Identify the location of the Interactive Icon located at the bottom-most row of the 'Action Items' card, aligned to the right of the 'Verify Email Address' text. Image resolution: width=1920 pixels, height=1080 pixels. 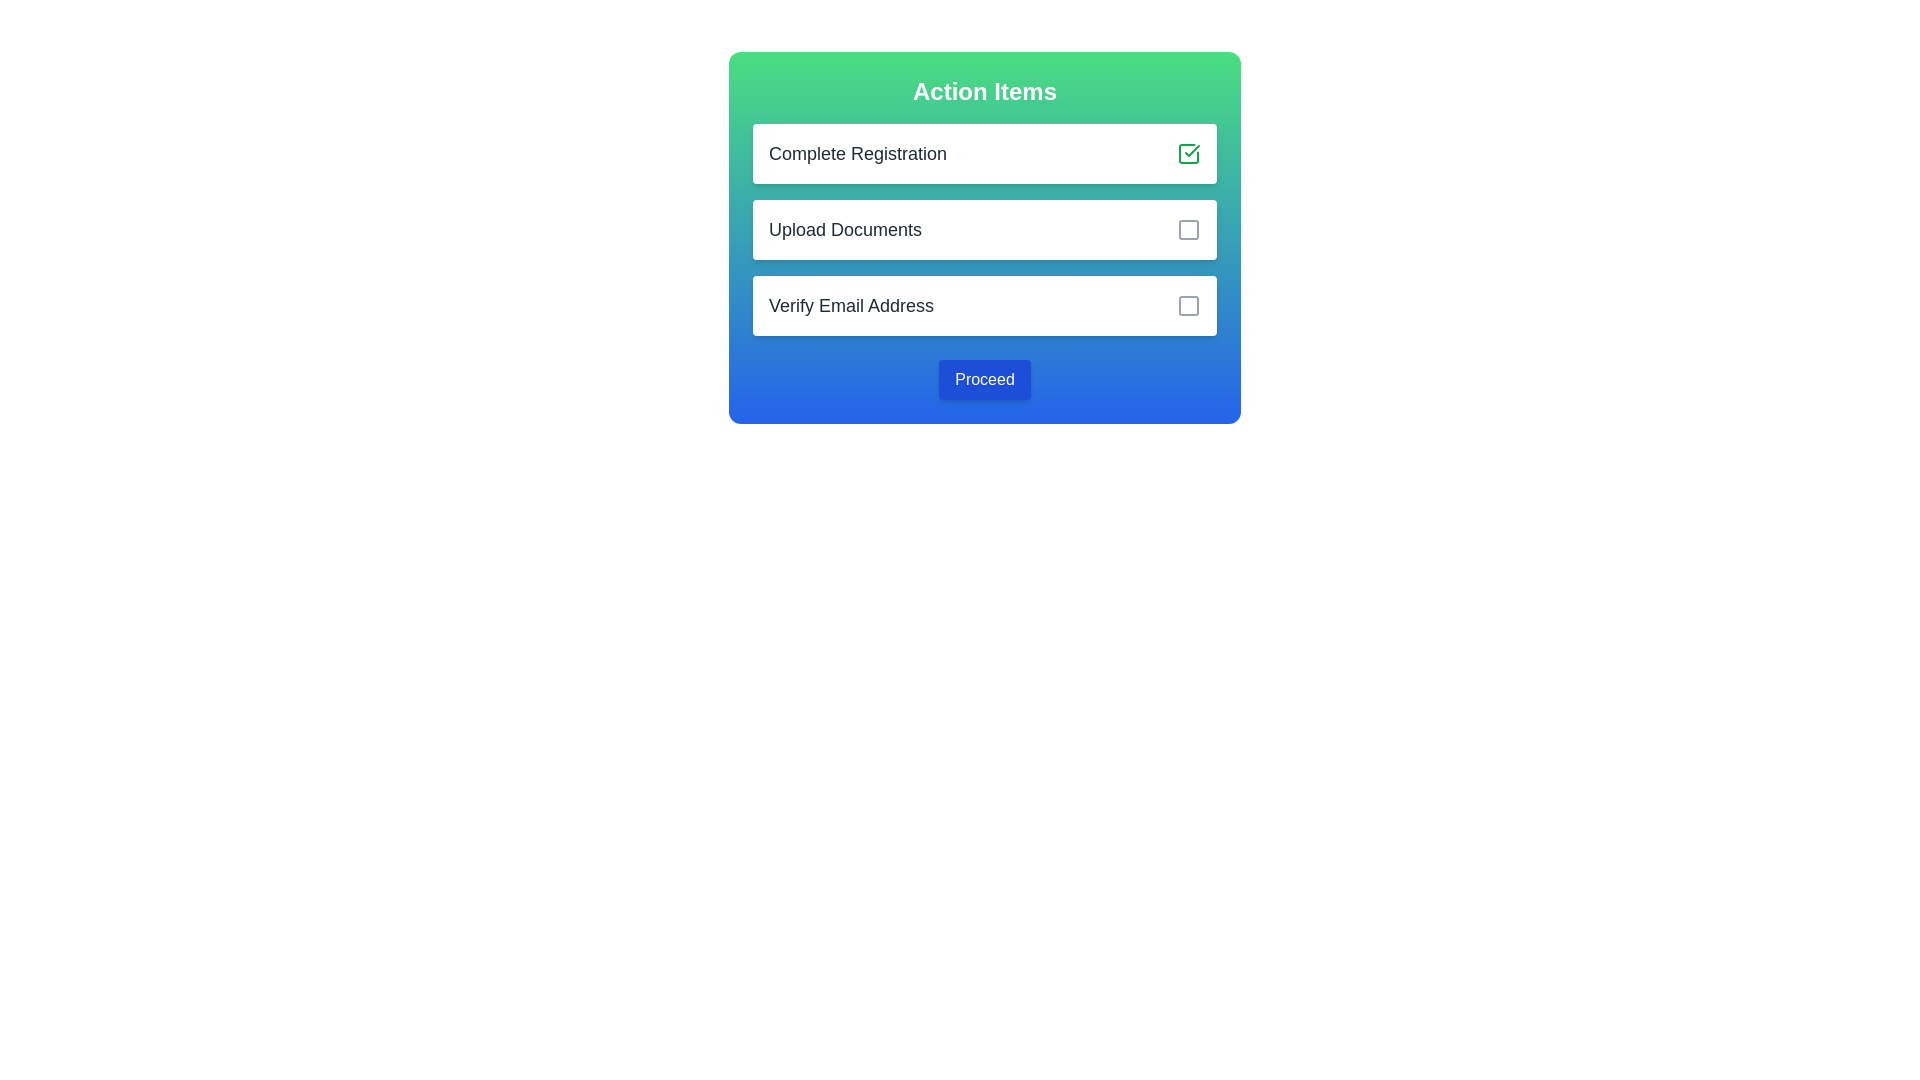
(1189, 305).